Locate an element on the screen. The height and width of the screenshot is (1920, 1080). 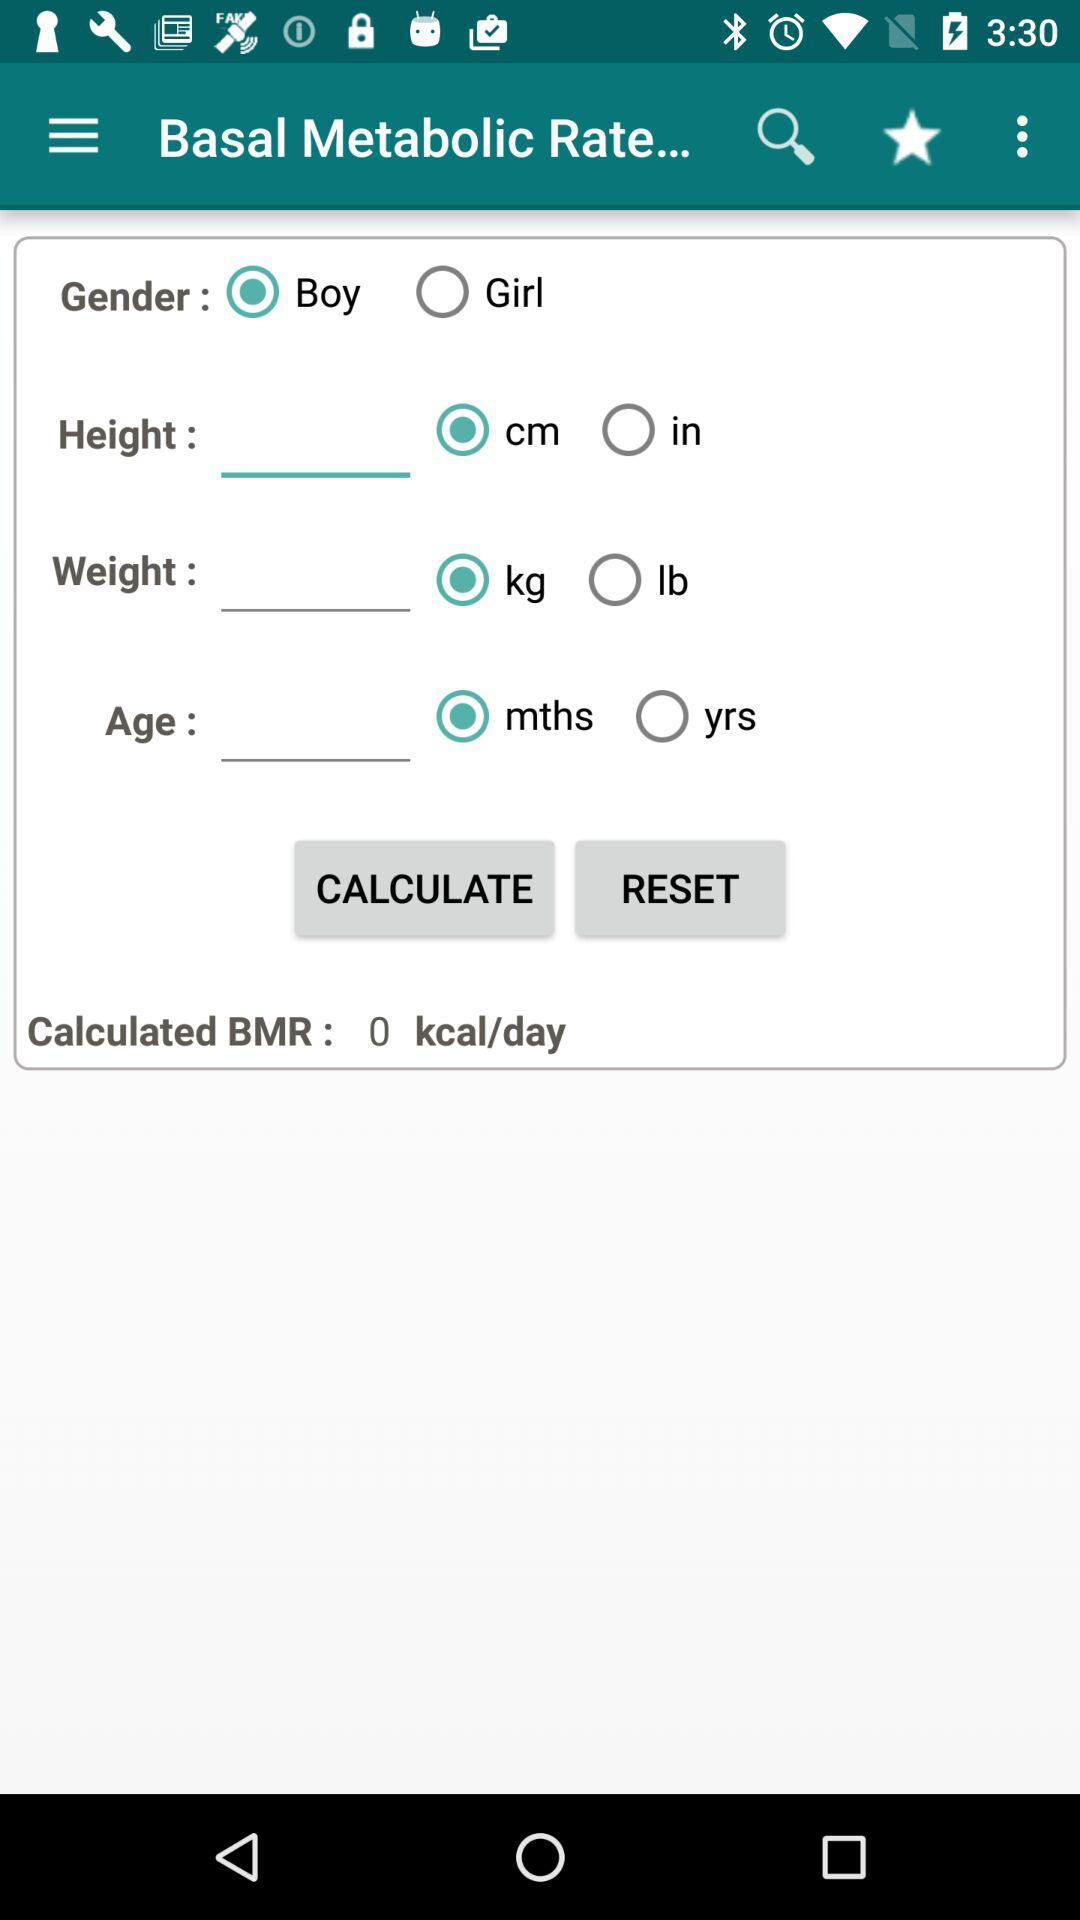
kg is located at coordinates (483, 578).